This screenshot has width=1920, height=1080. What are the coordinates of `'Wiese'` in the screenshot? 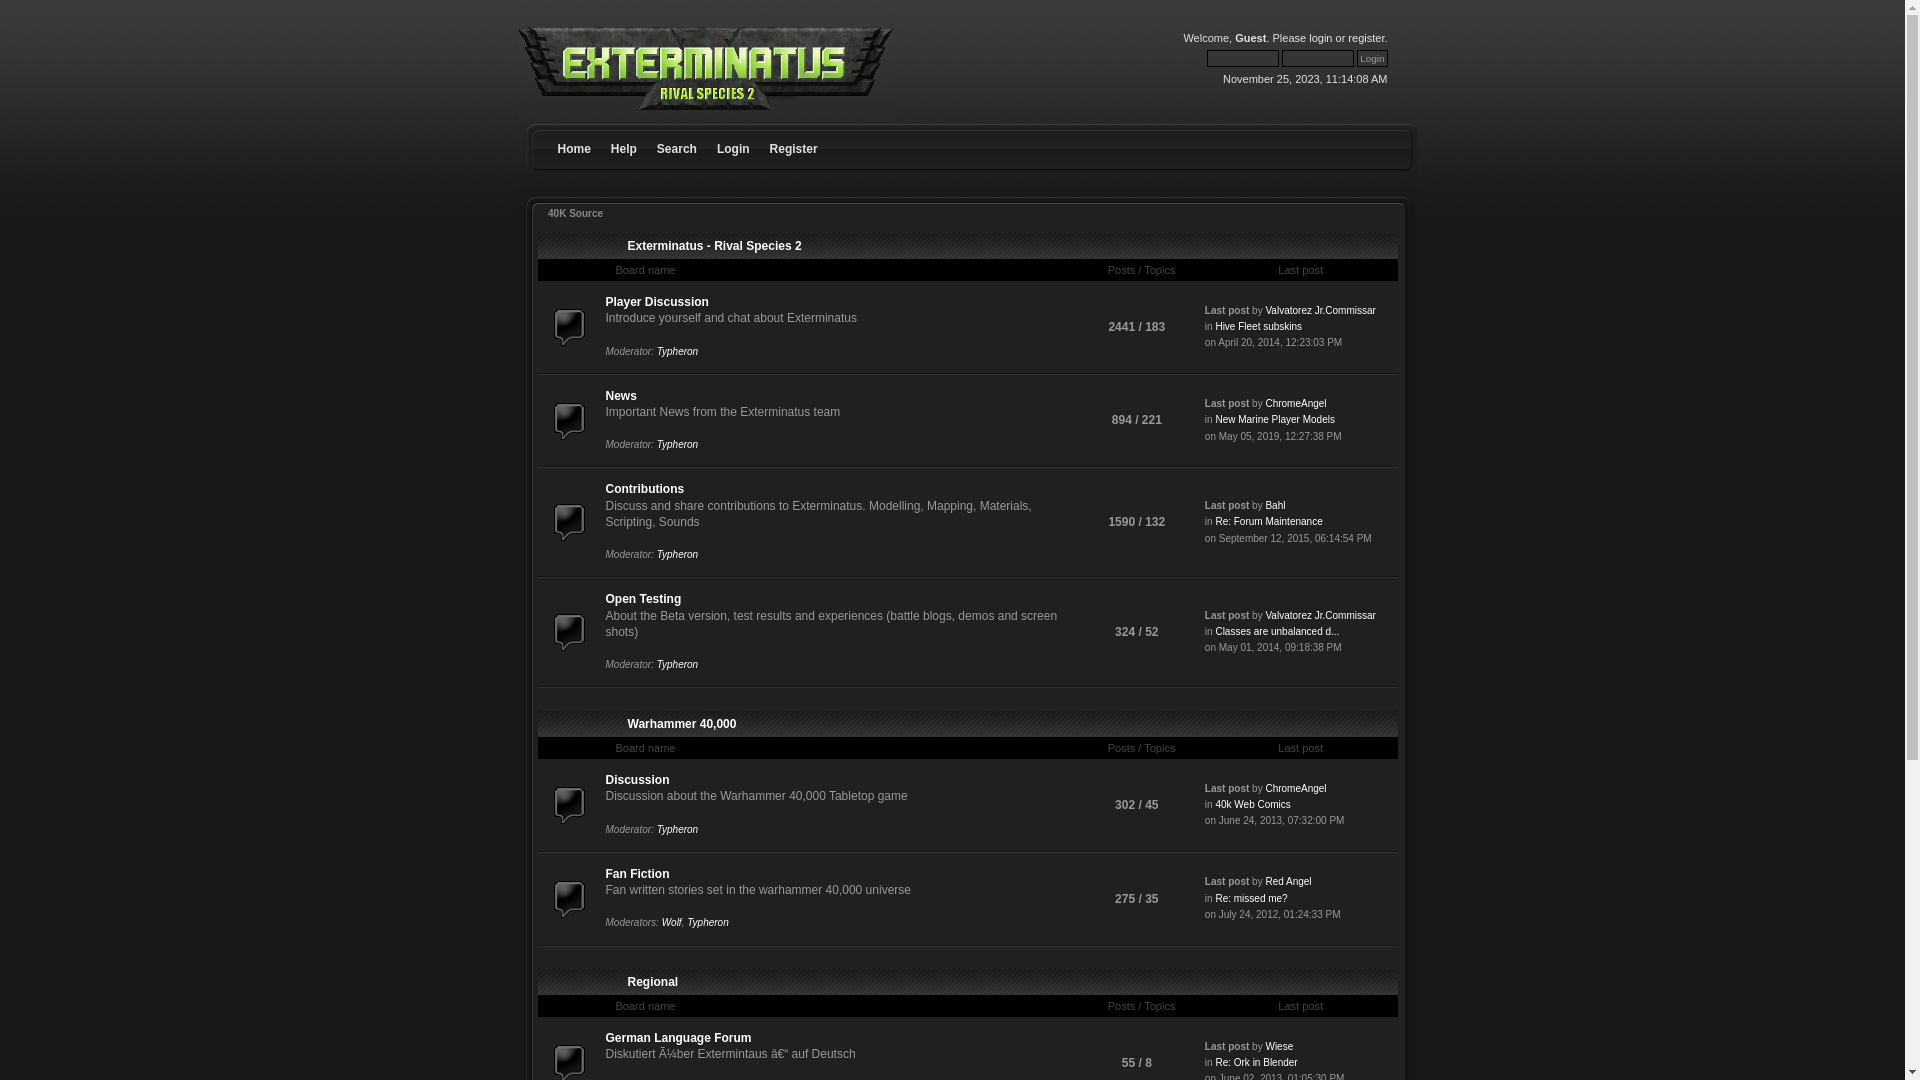 It's located at (1264, 1045).